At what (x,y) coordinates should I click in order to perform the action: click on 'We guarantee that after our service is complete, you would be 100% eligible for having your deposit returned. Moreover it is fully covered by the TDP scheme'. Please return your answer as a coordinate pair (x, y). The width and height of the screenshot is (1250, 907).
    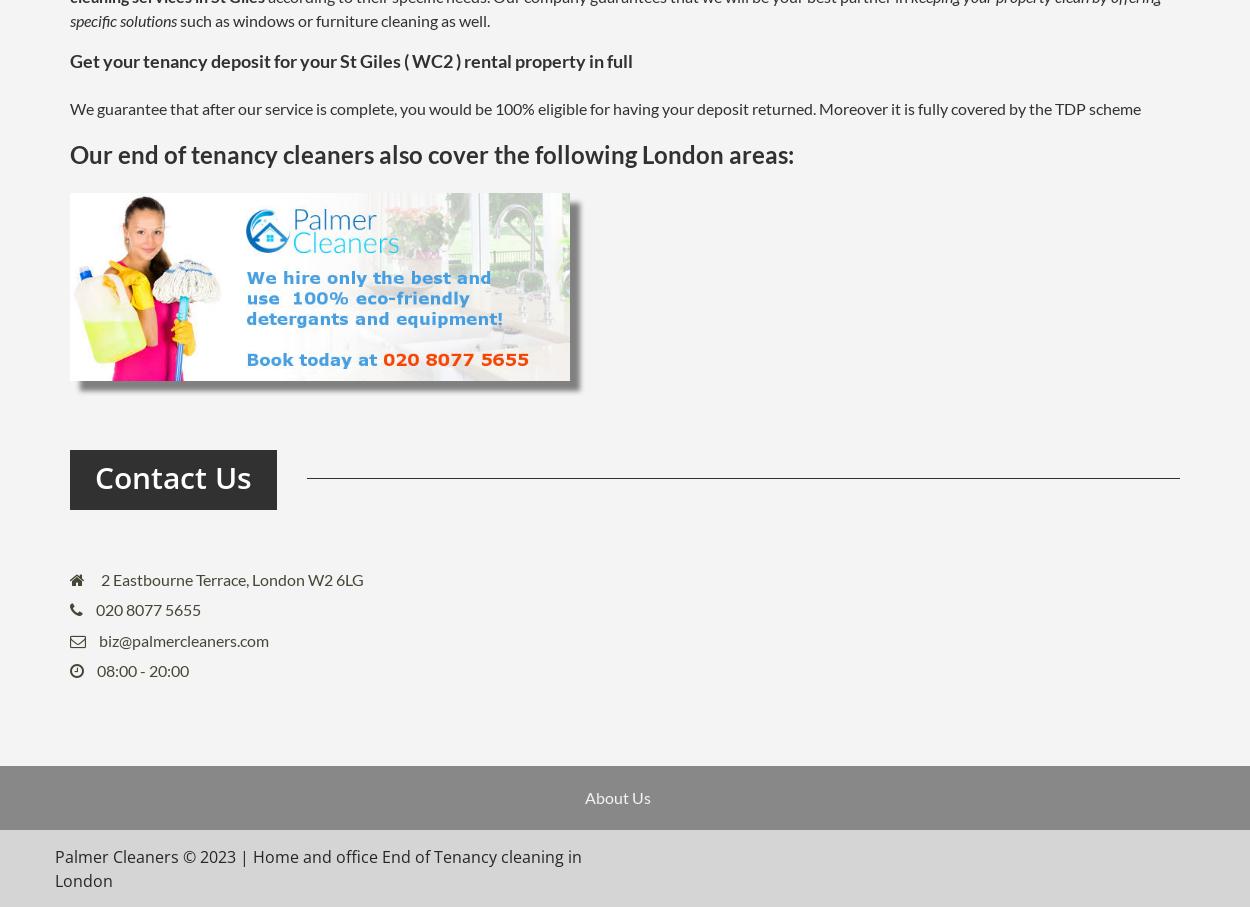
    Looking at the image, I should click on (69, 106).